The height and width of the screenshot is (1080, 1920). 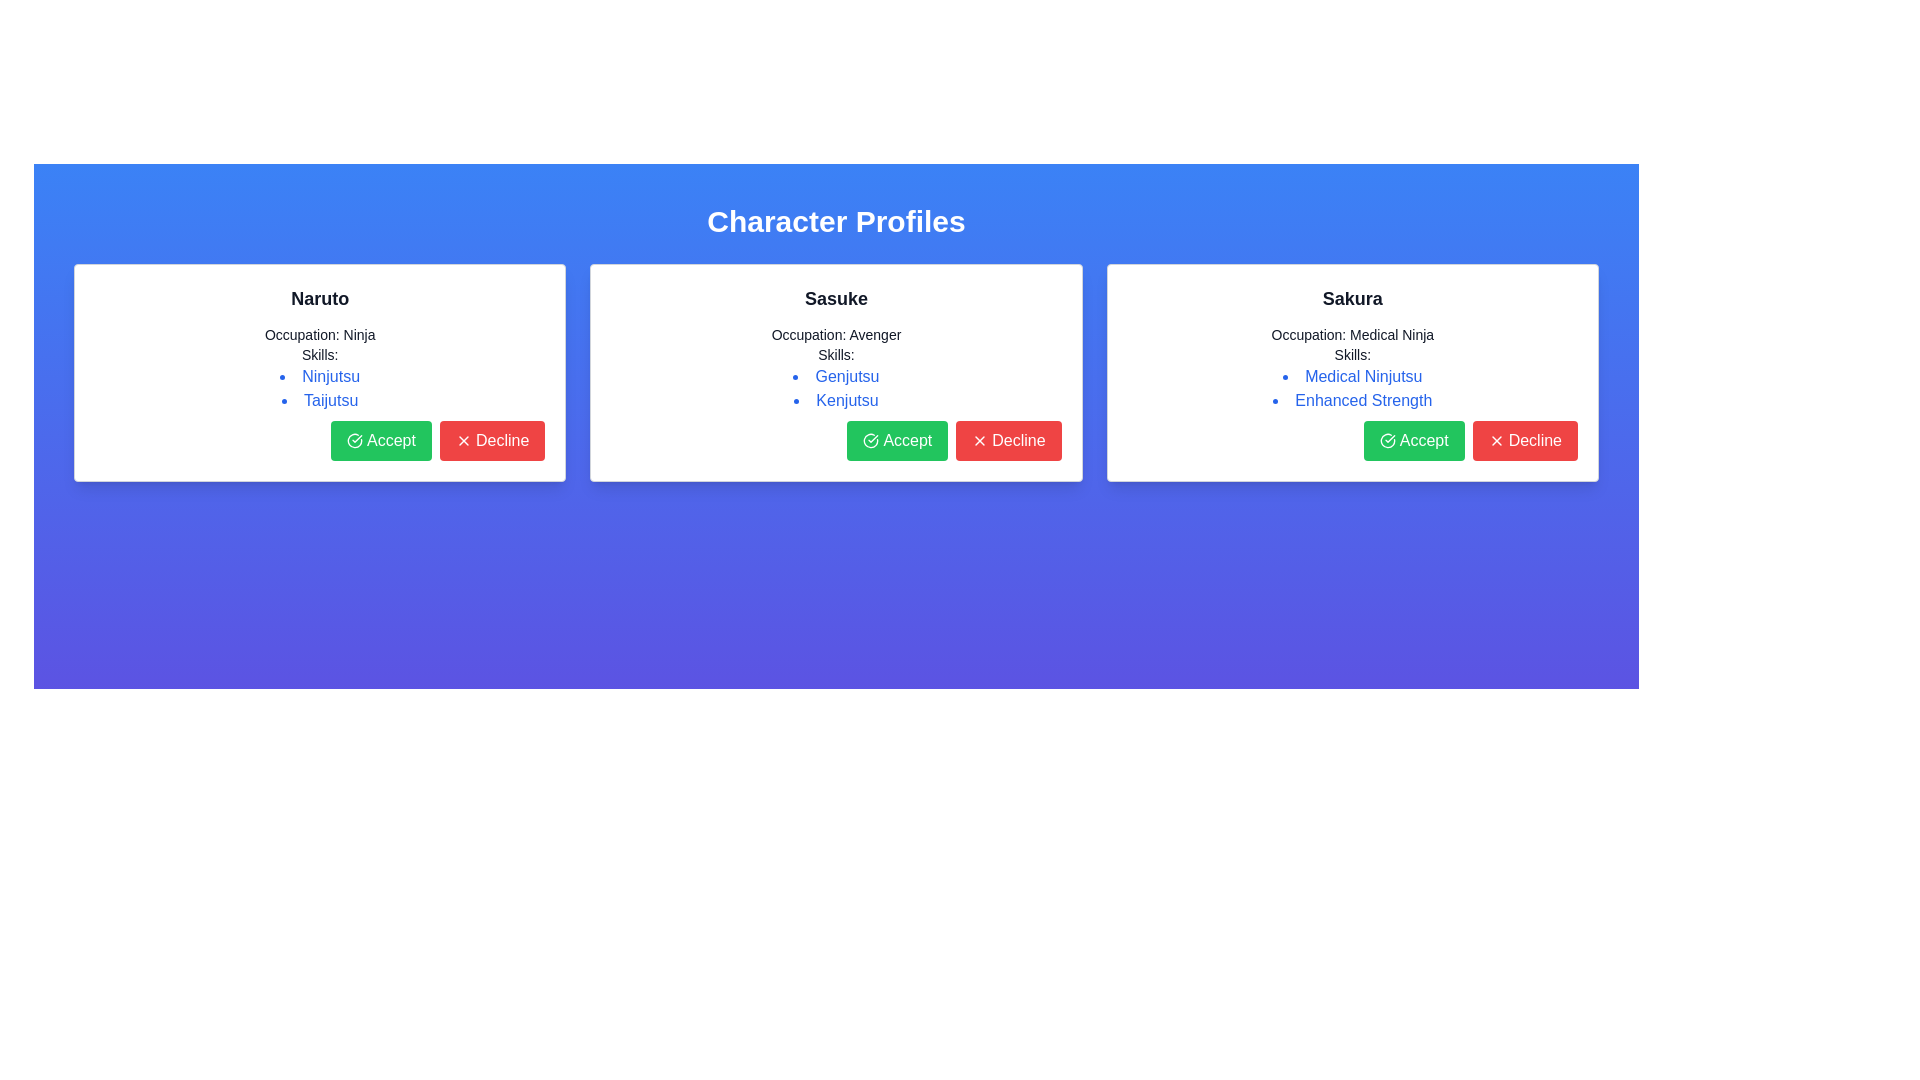 I want to click on text label that says 'Skills:' located in the middle profile card labeled 'Sasuke', positioned below 'Occupation: Avenger' and above the skills bullet points, so click(x=836, y=353).